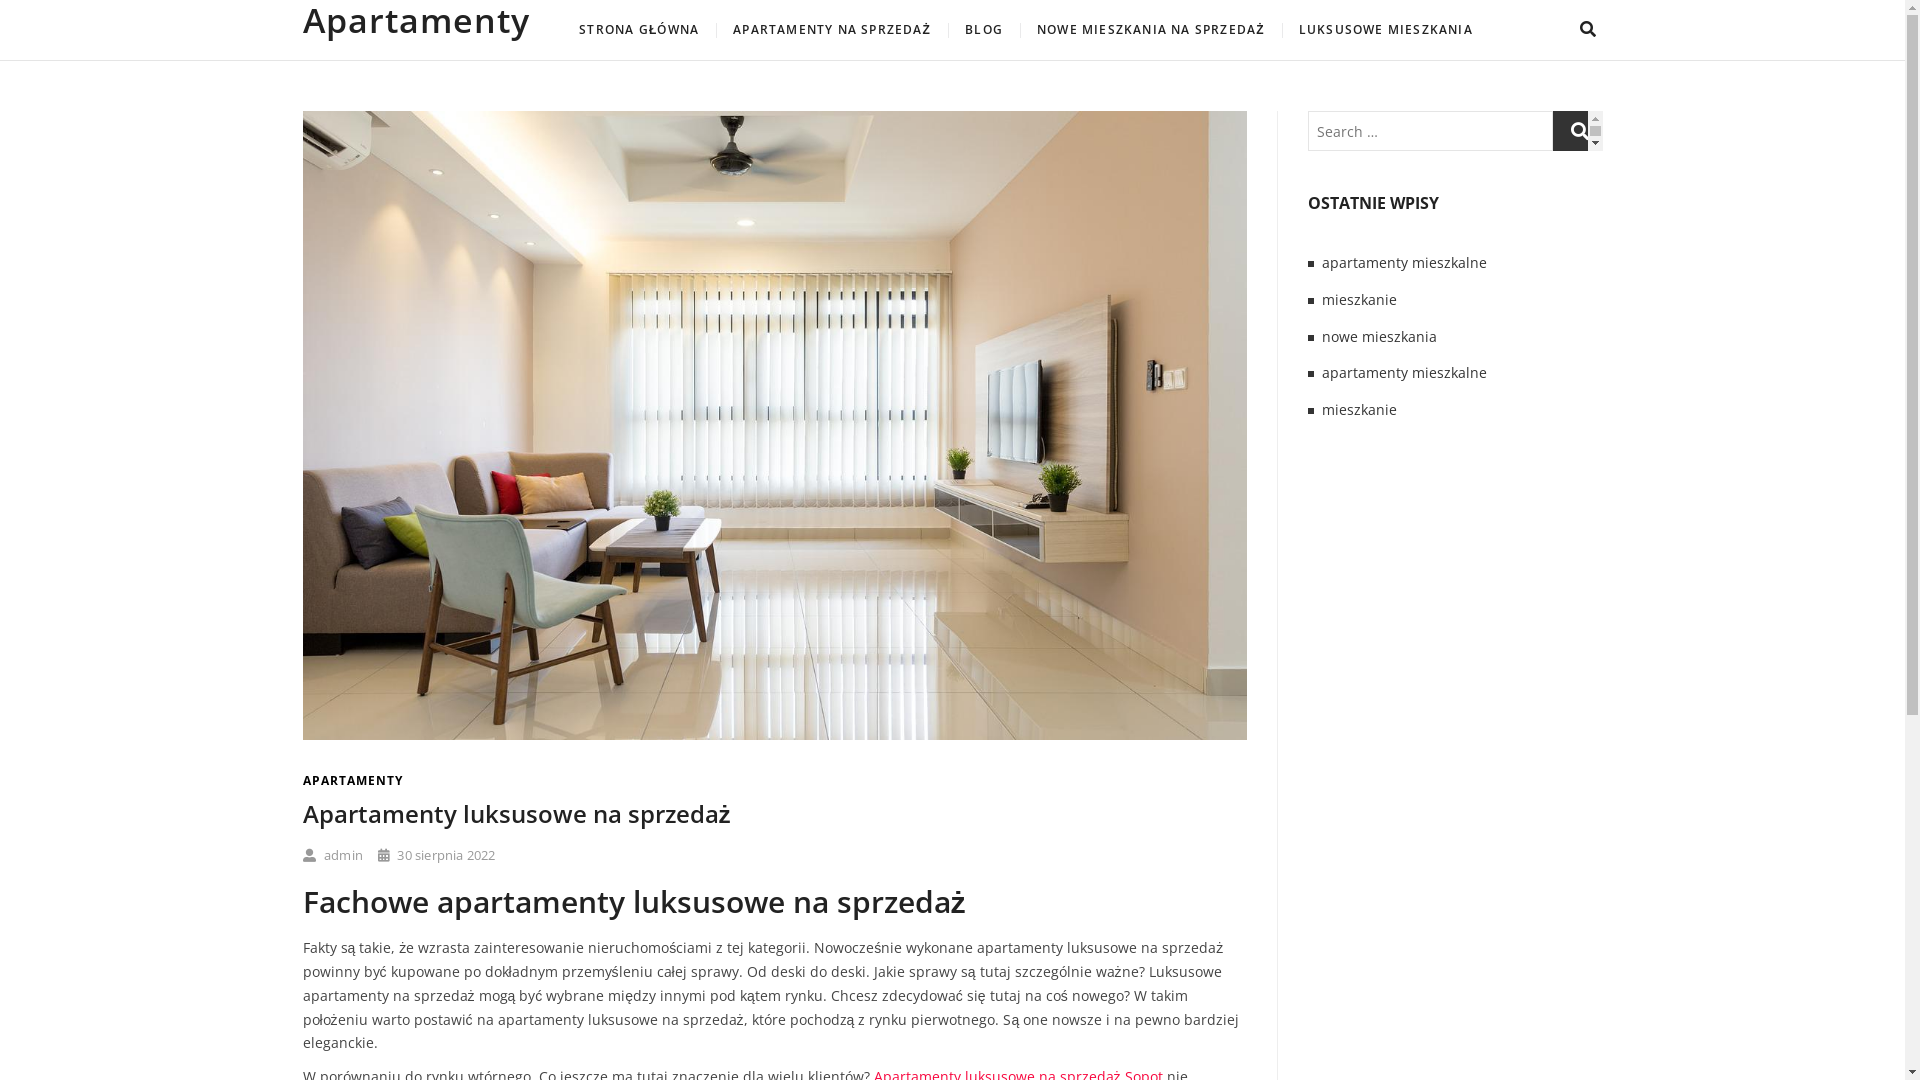  What do you see at coordinates (1359, 408) in the screenshot?
I see `'mieszkanie'` at bounding box center [1359, 408].